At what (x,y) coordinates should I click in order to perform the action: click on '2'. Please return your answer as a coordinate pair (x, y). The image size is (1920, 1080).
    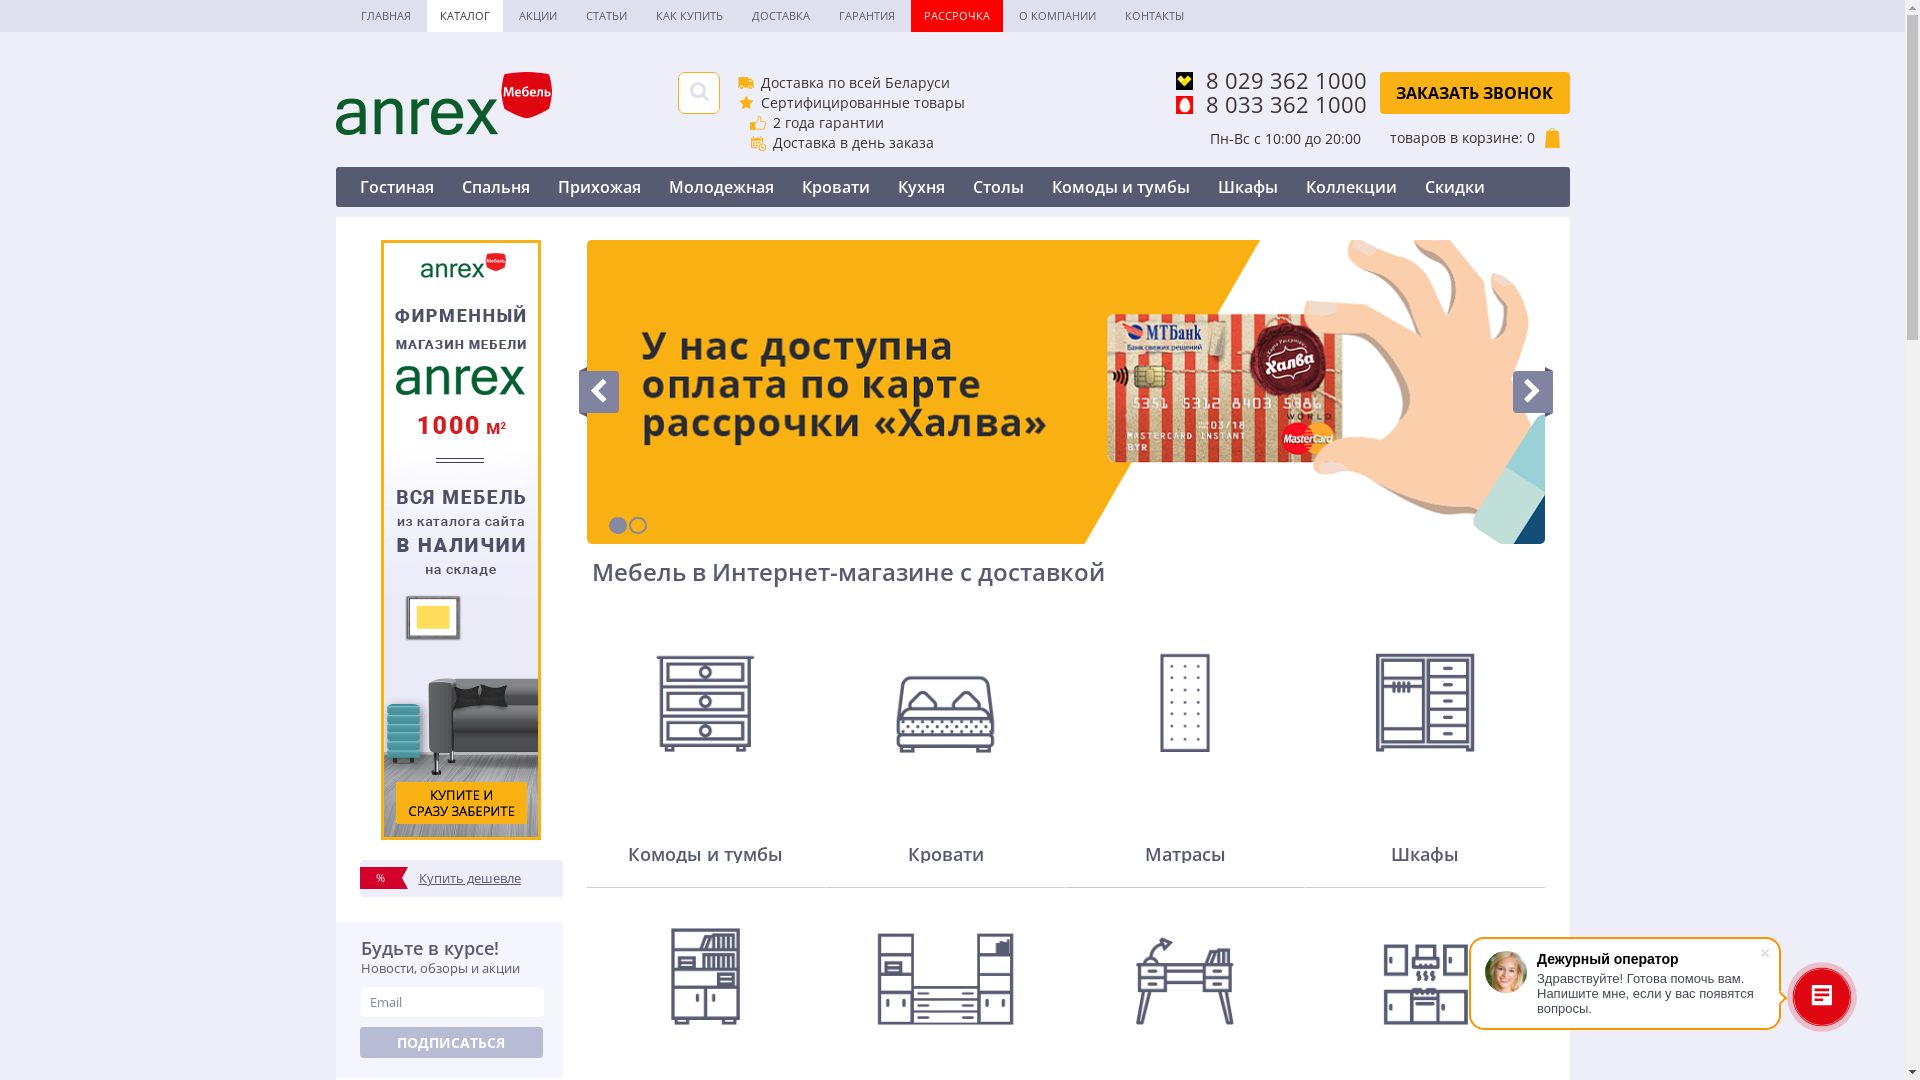
    Looking at the image, I should click on (636, 524).